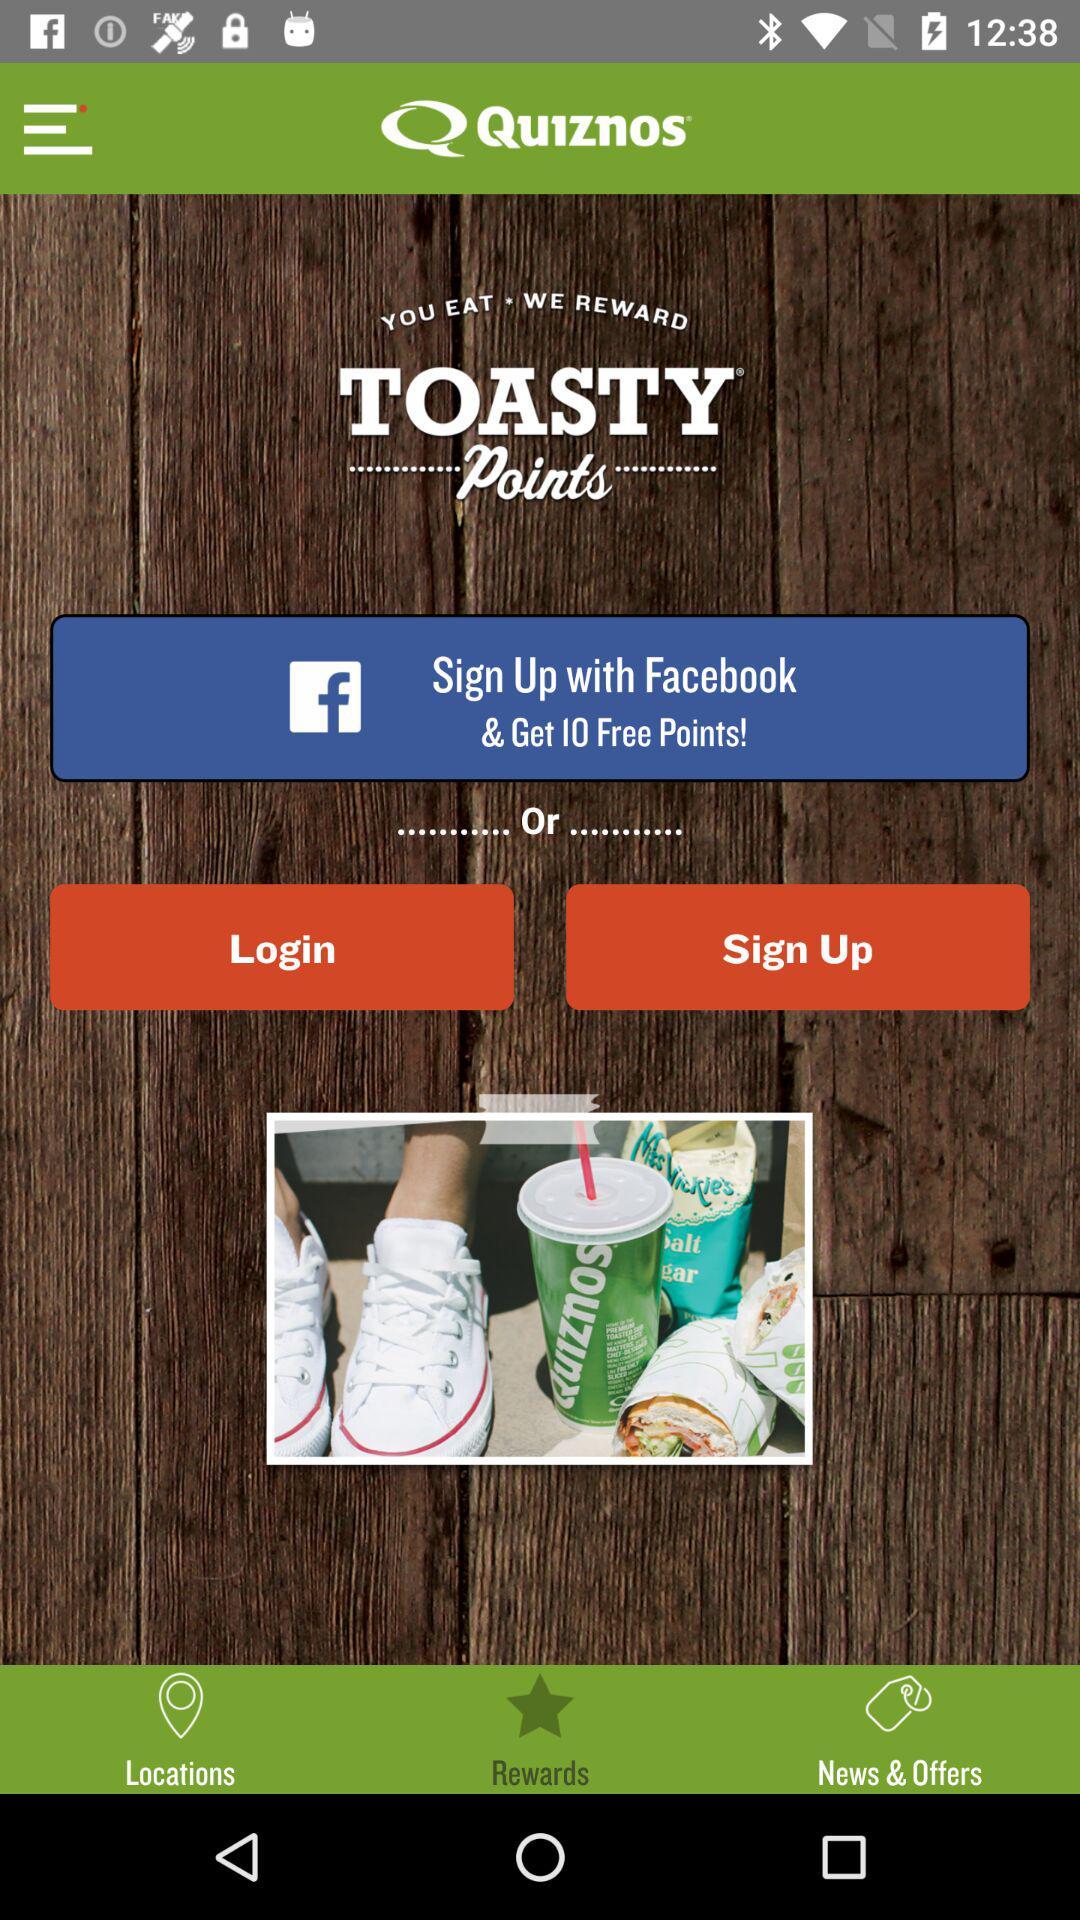 This screenshot has height=1920, width=1080. I want to click on open options, so click(54, 127).